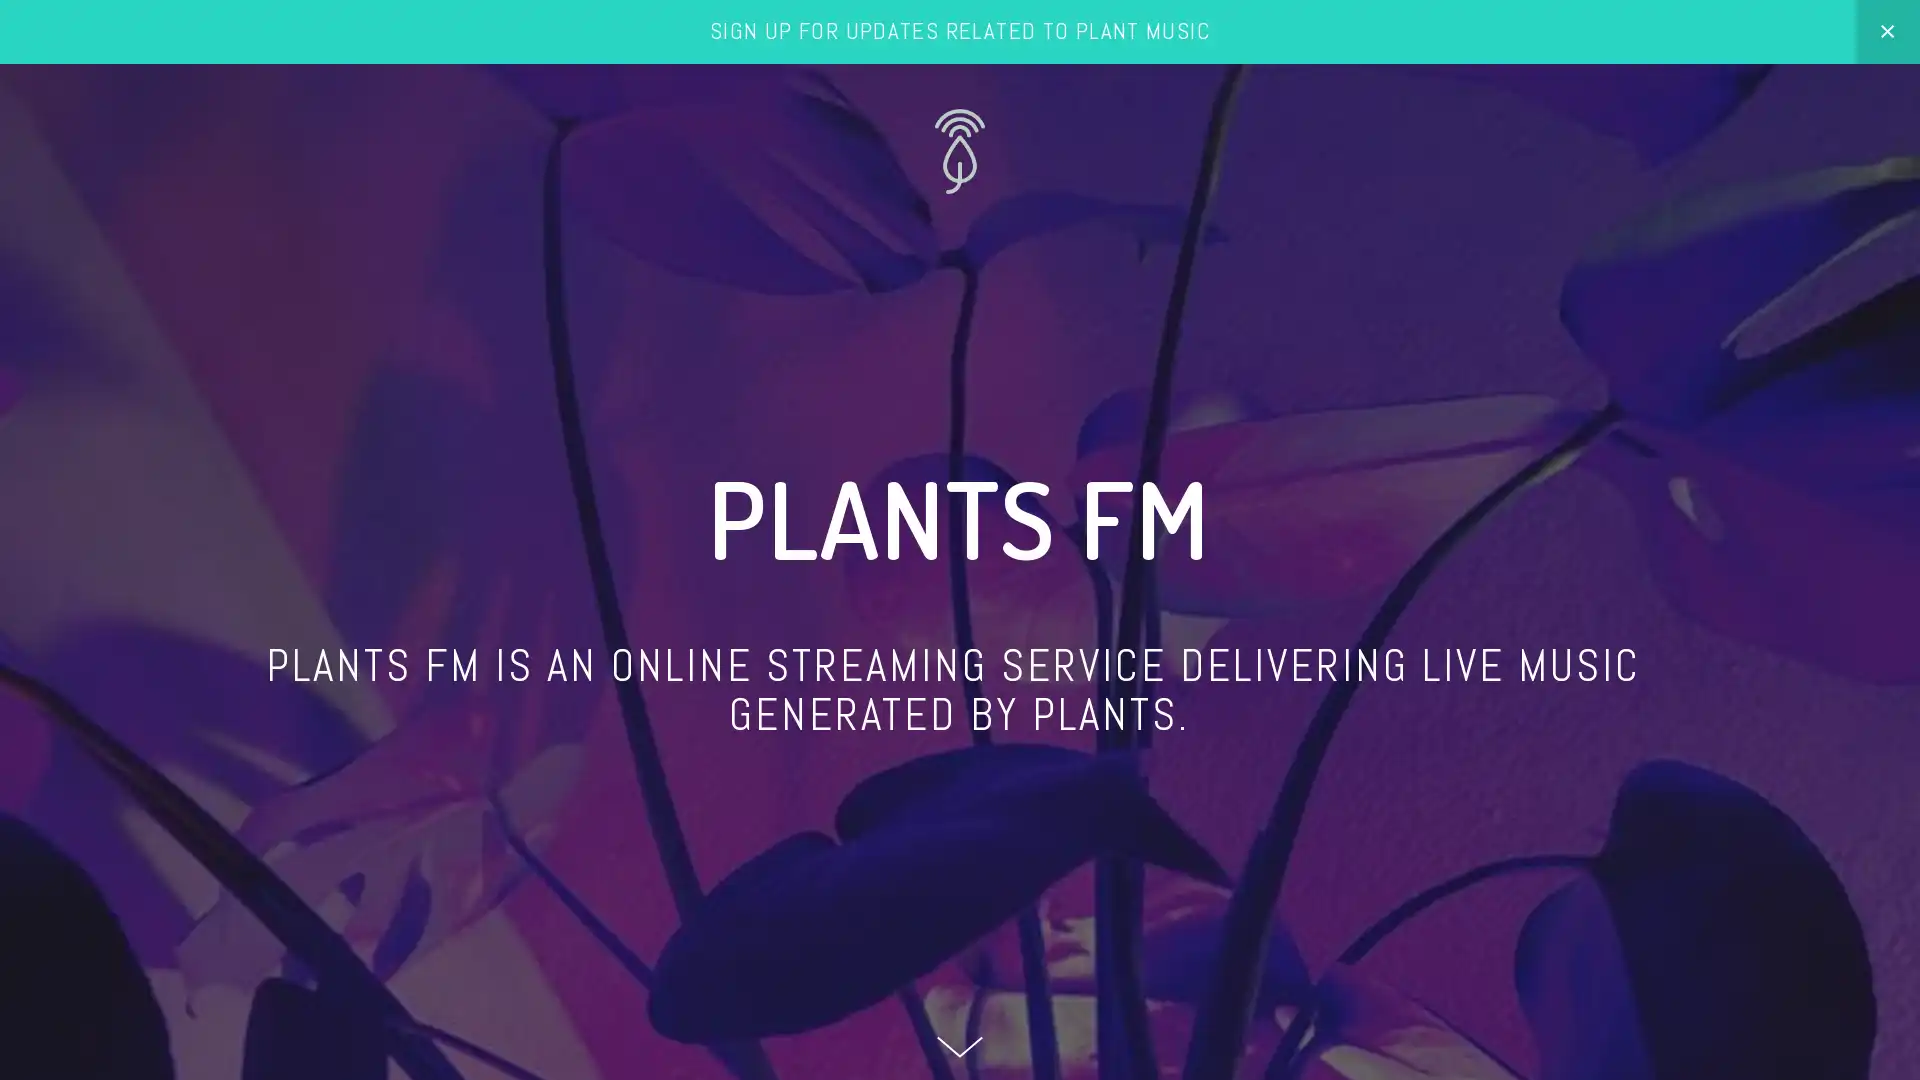 The image size is (1920, 1080). I want to click on SIGN UP, so click(1692, 870).